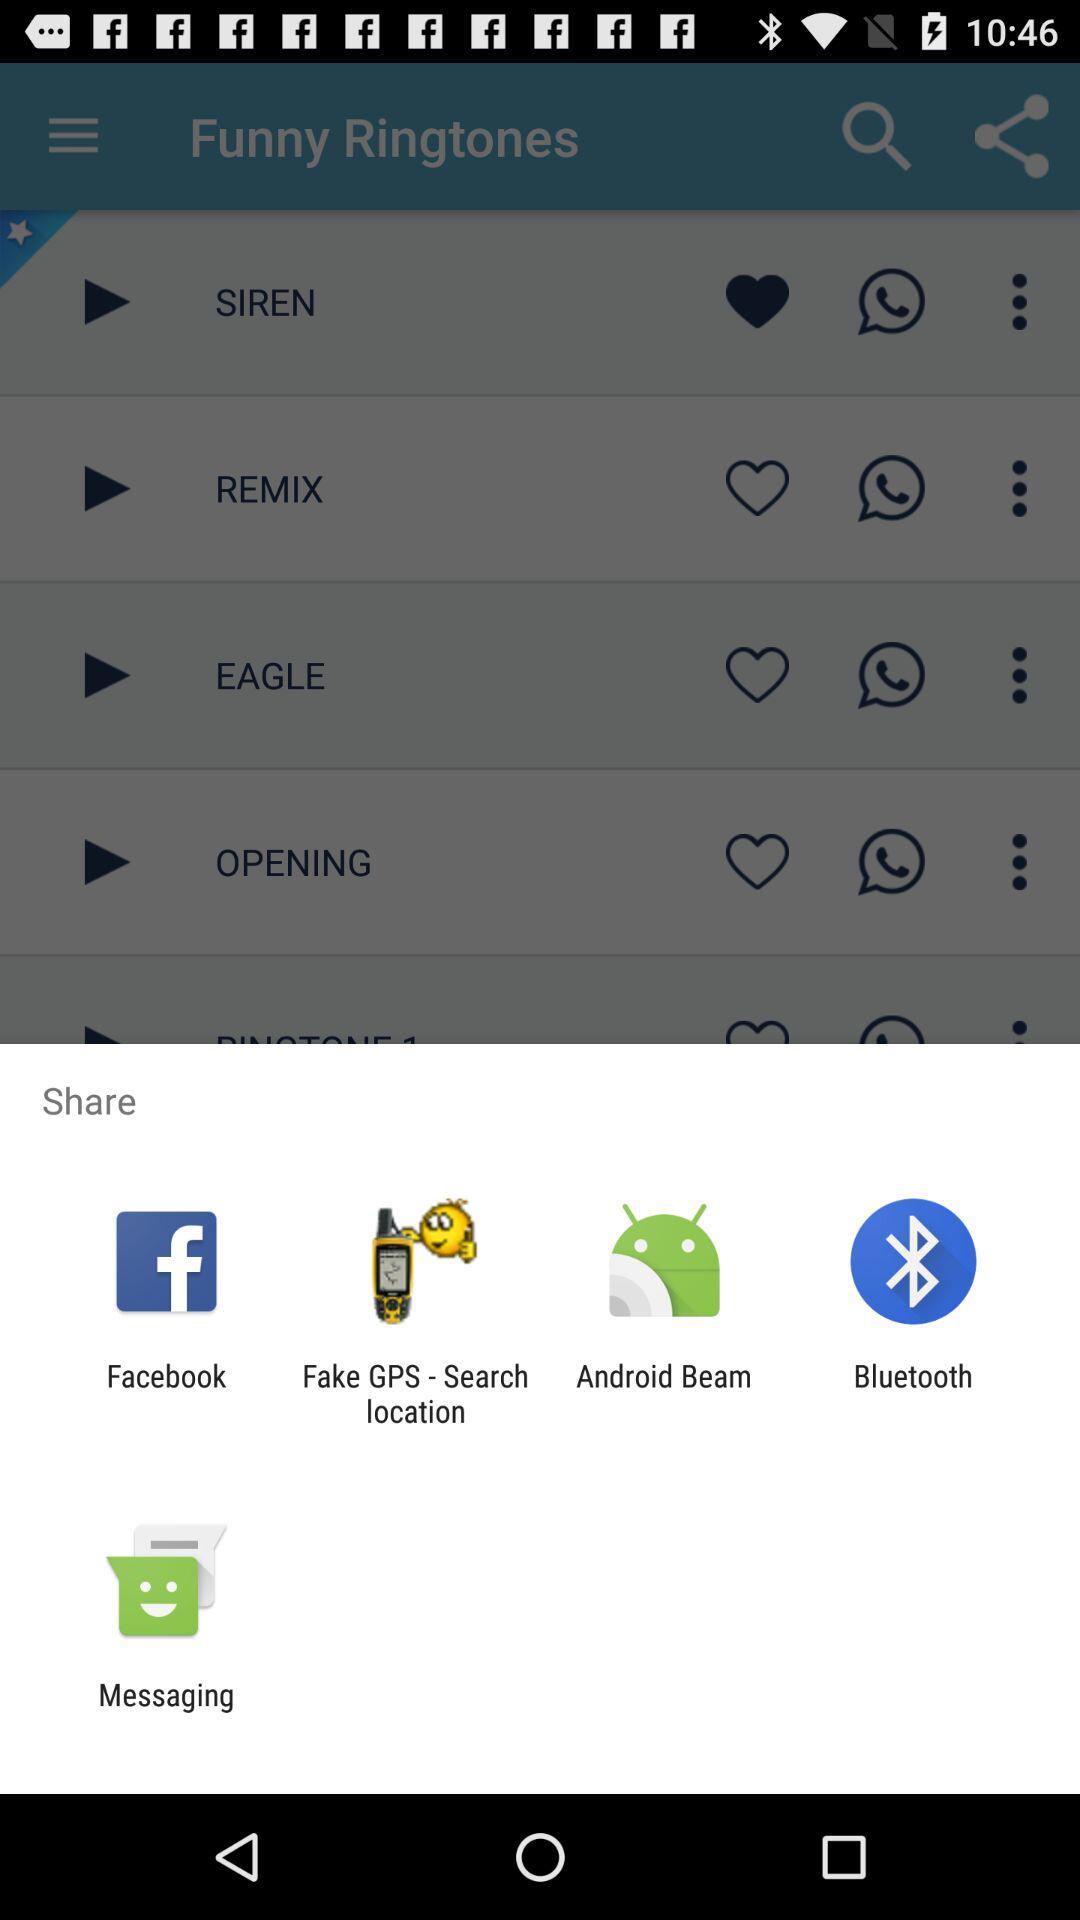 The height and width of the screenshot is (1920, 1080). What do you see at coordinates (913, 1392) in the screenshot?
I see `item next to the android beam item` at bounding box center [913, 1392].